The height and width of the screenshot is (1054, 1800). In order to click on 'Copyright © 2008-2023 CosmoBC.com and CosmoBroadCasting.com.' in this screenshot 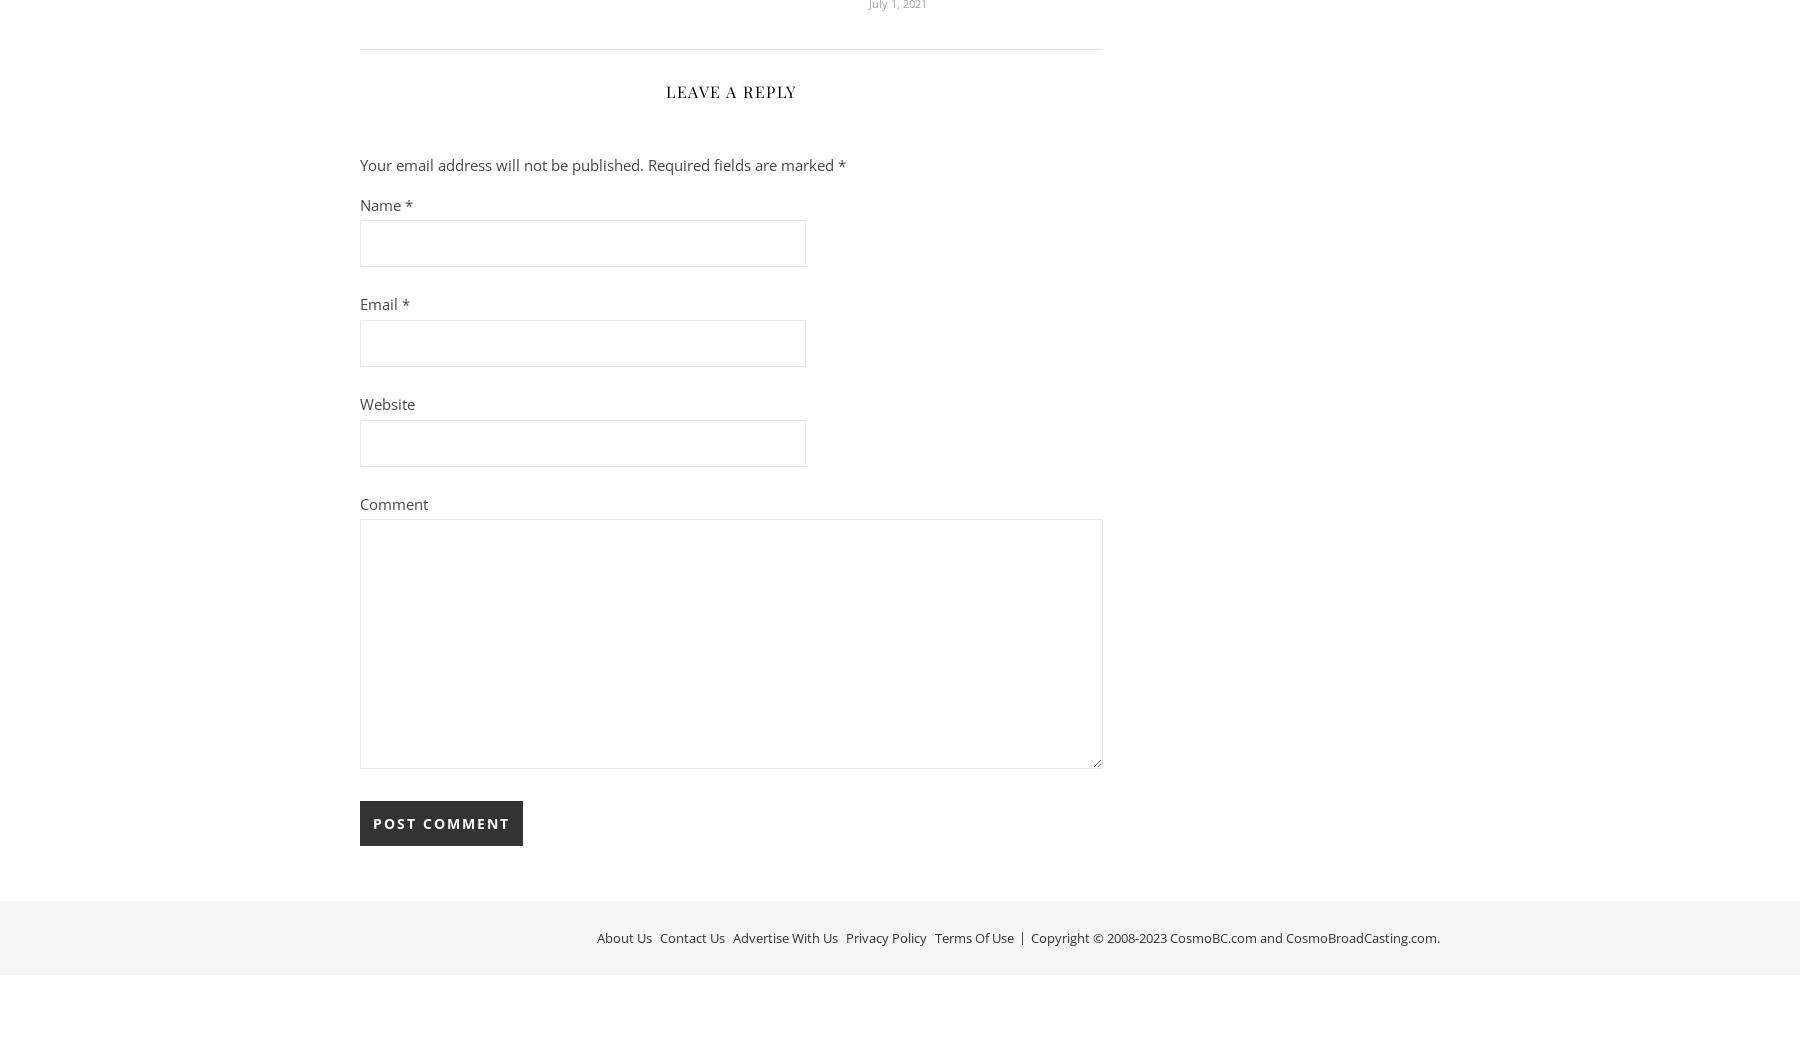, I will do `click(1031, 936)`.